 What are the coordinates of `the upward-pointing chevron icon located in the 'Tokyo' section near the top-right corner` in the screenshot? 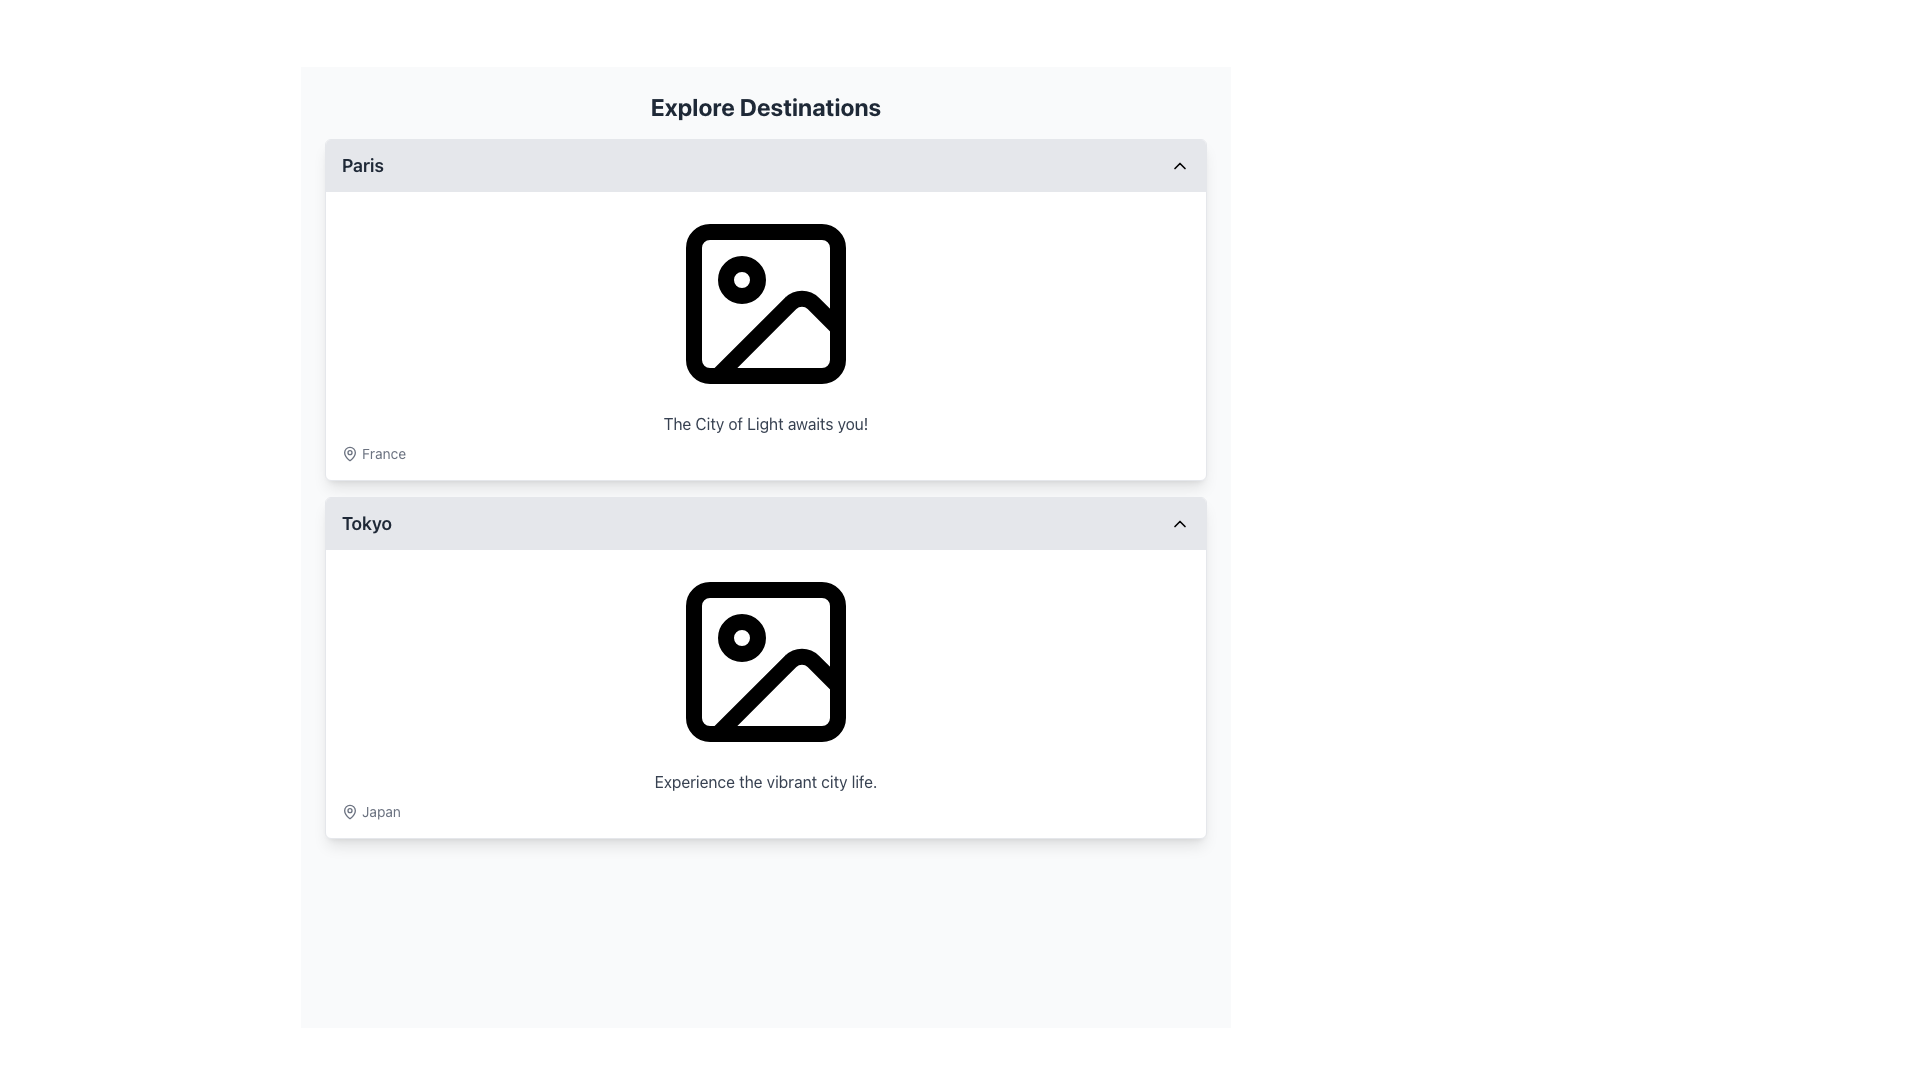 It's located at (1180, 523).